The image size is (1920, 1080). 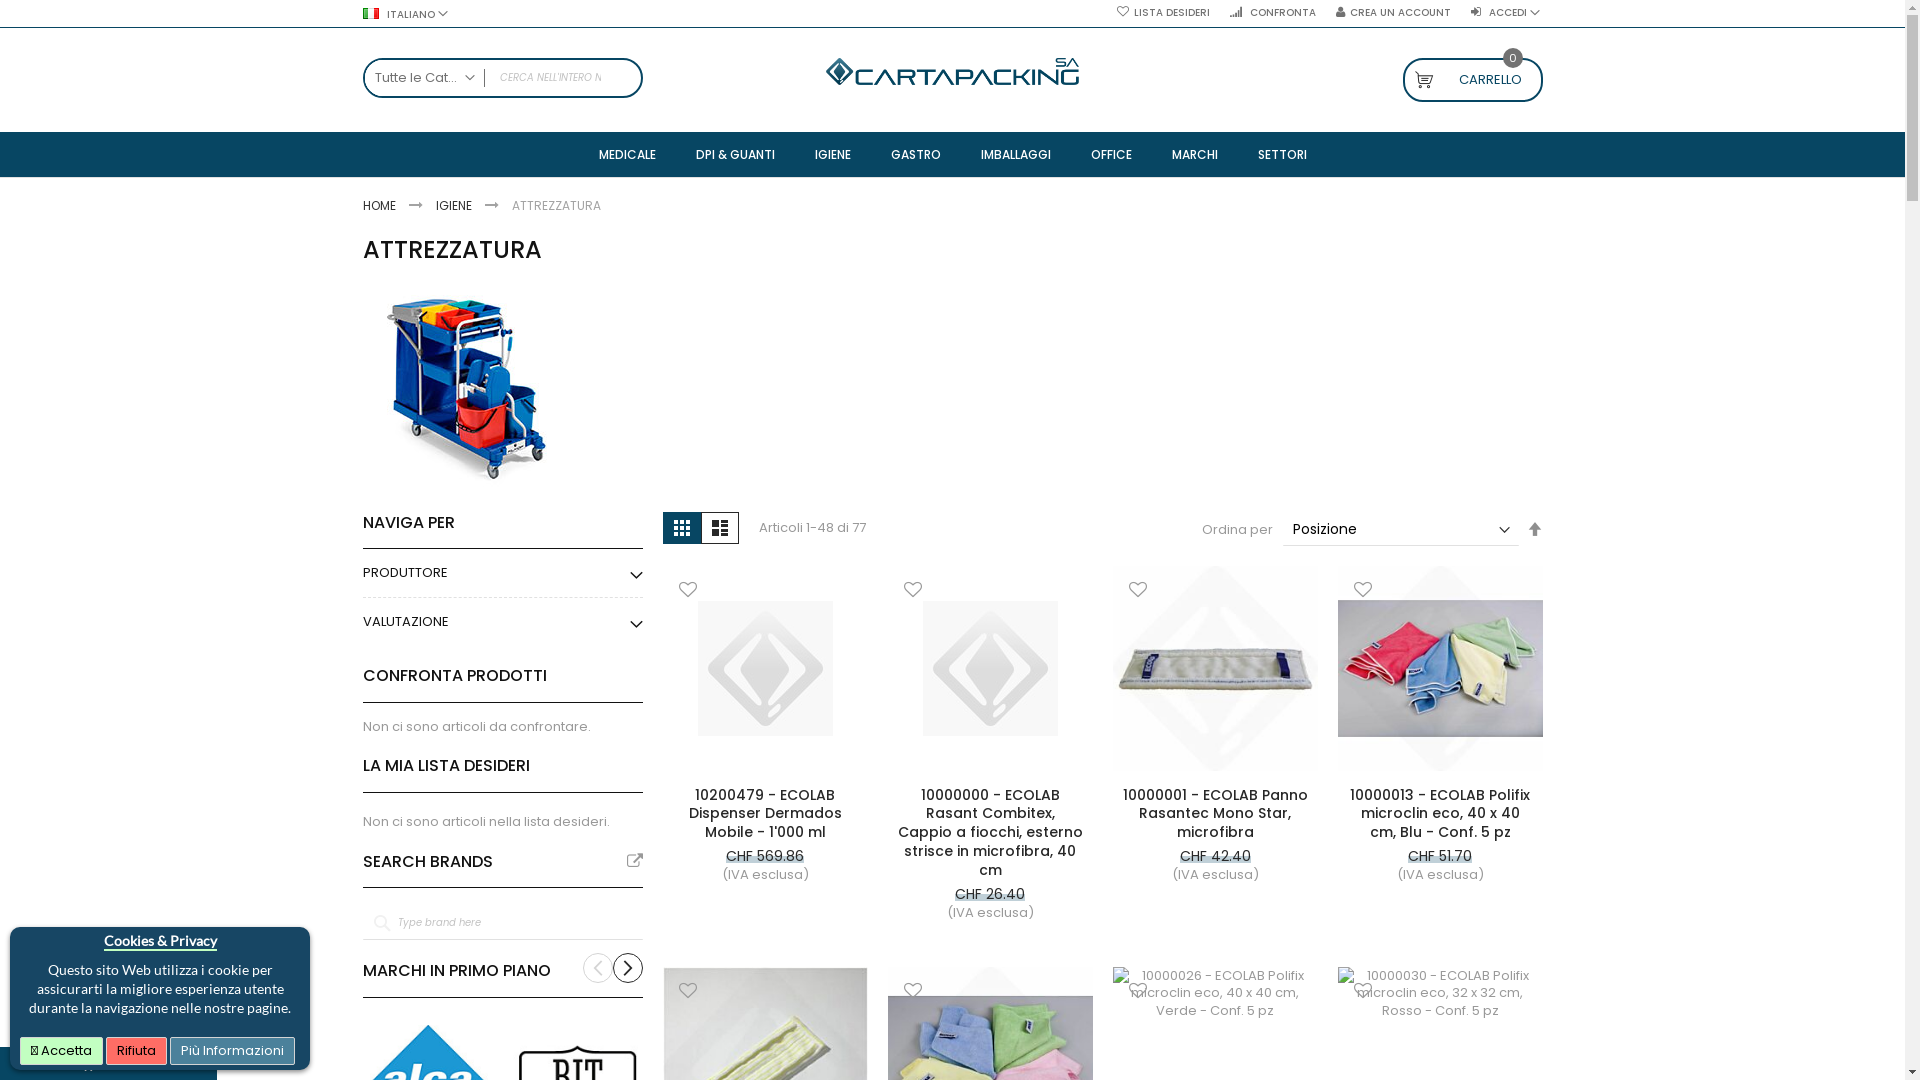 What do you see at coordinates (825, 70) in the screenshot?
I see `'Cartapacking SA'` at bounding box center [825, 70].